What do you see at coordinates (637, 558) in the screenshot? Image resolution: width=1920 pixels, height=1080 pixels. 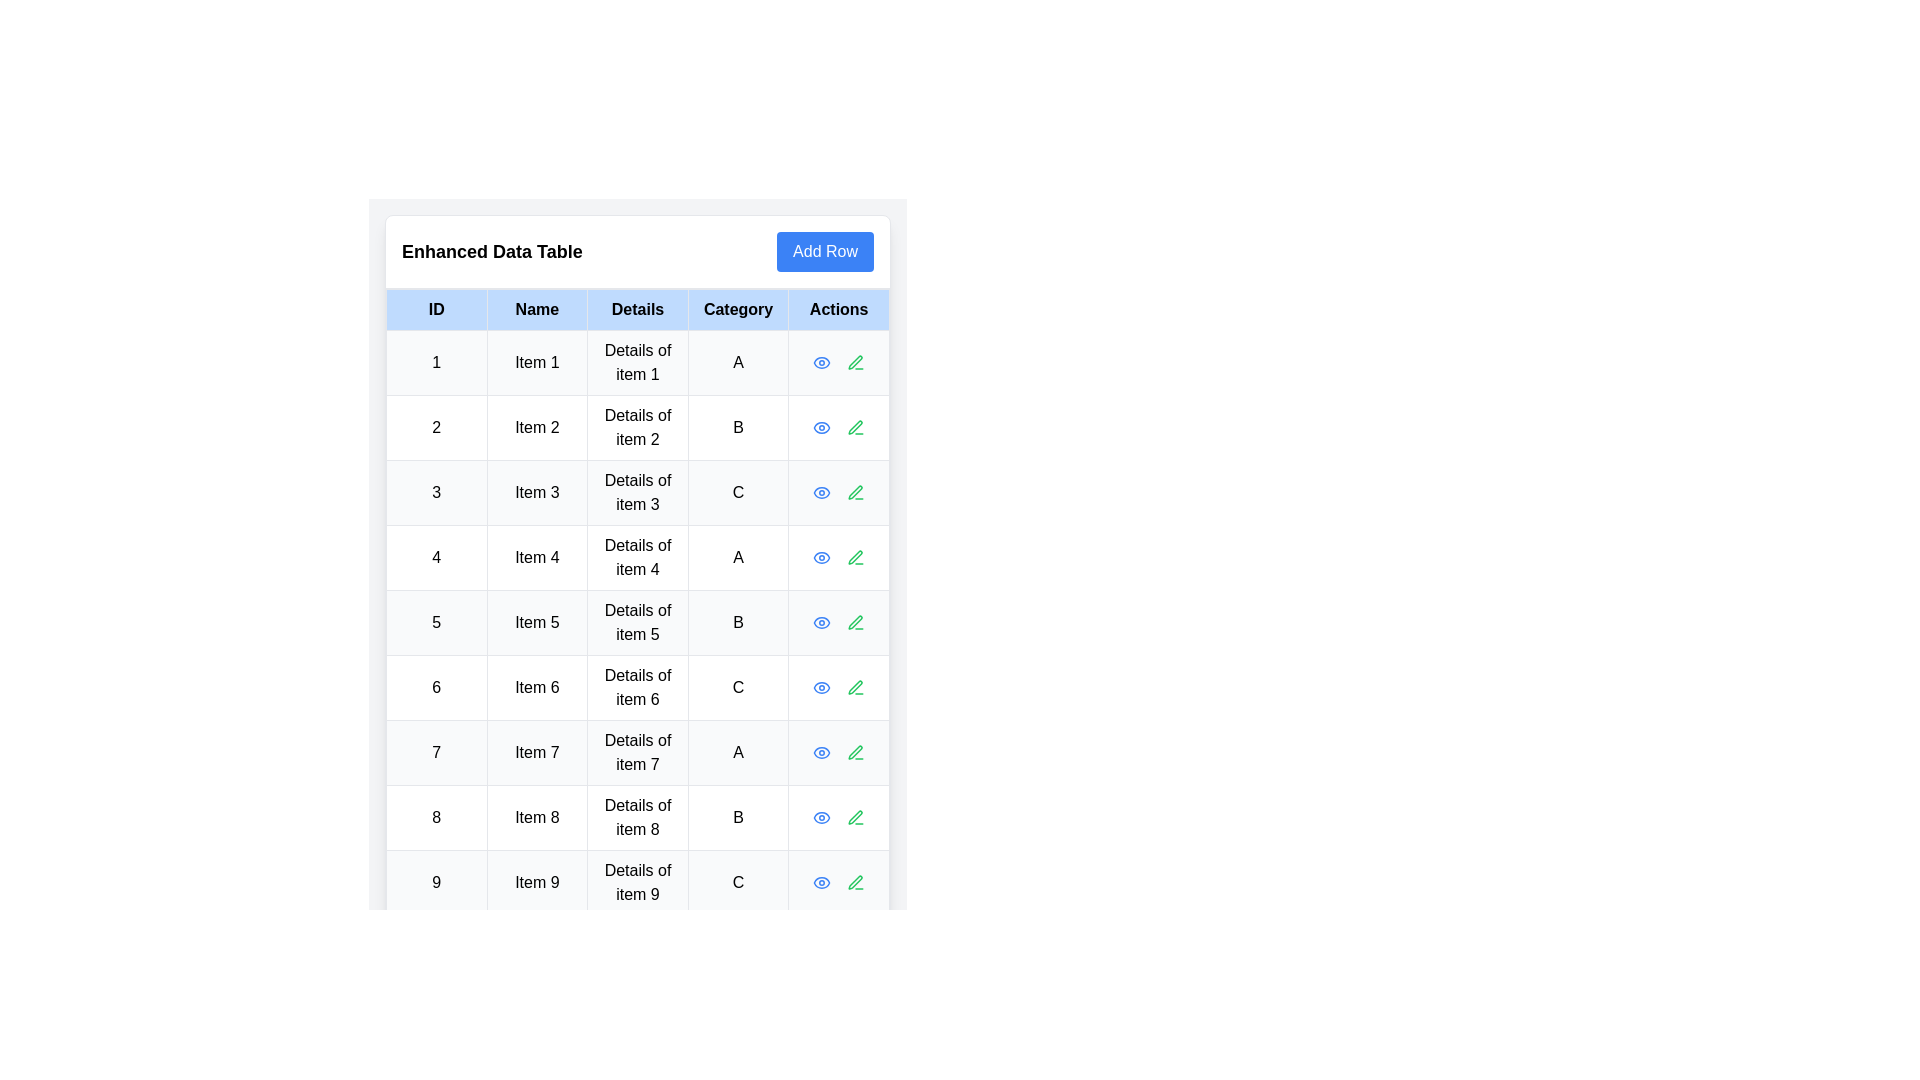 I see `the table cell displaying details for the fourth item in the table, located in the fourth row and third column, adjacent to 'Item 4' and 'A'` at bounding box center [637, 558].